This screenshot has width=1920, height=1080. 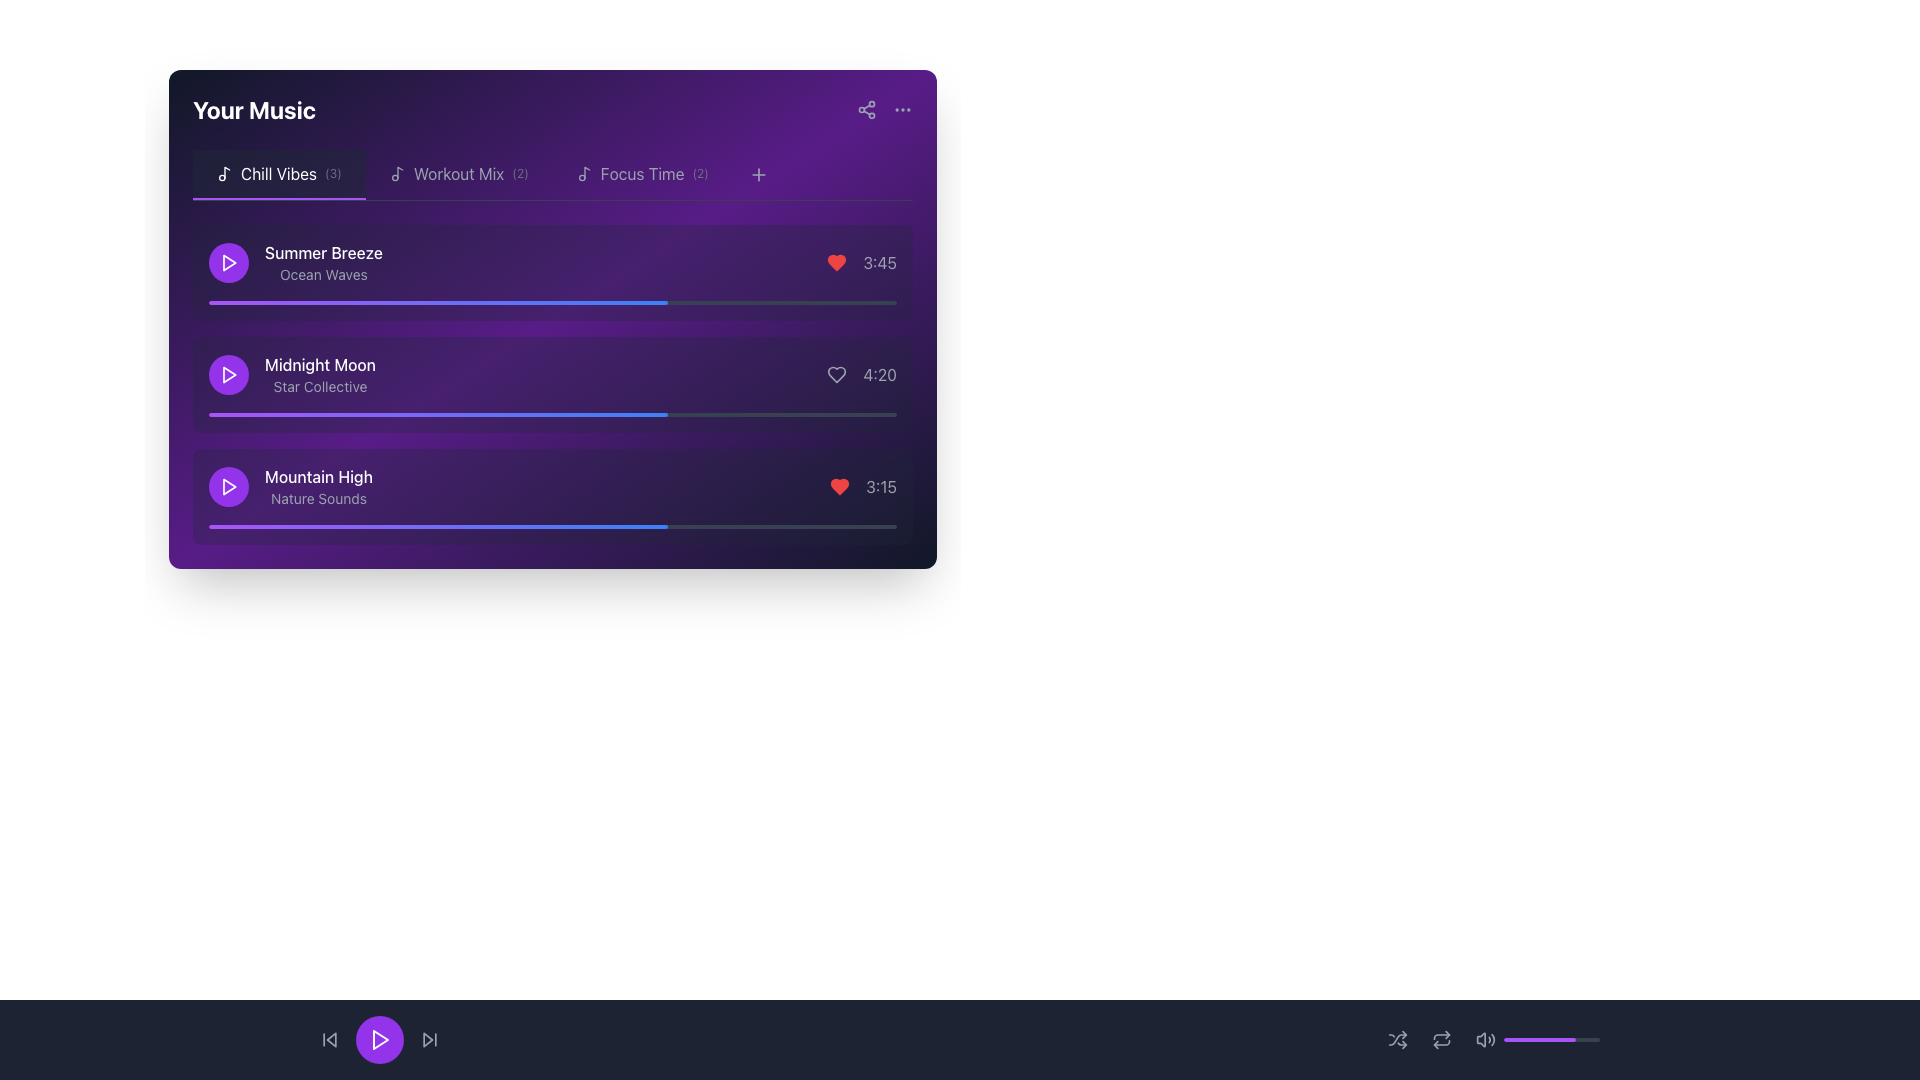 I want to click on the 'Chill Vibes' playlist tab, which features a musical note icon and a numeric indicator '(3)', located in the top left corner of the music player interface, so click(x=278, y=172).